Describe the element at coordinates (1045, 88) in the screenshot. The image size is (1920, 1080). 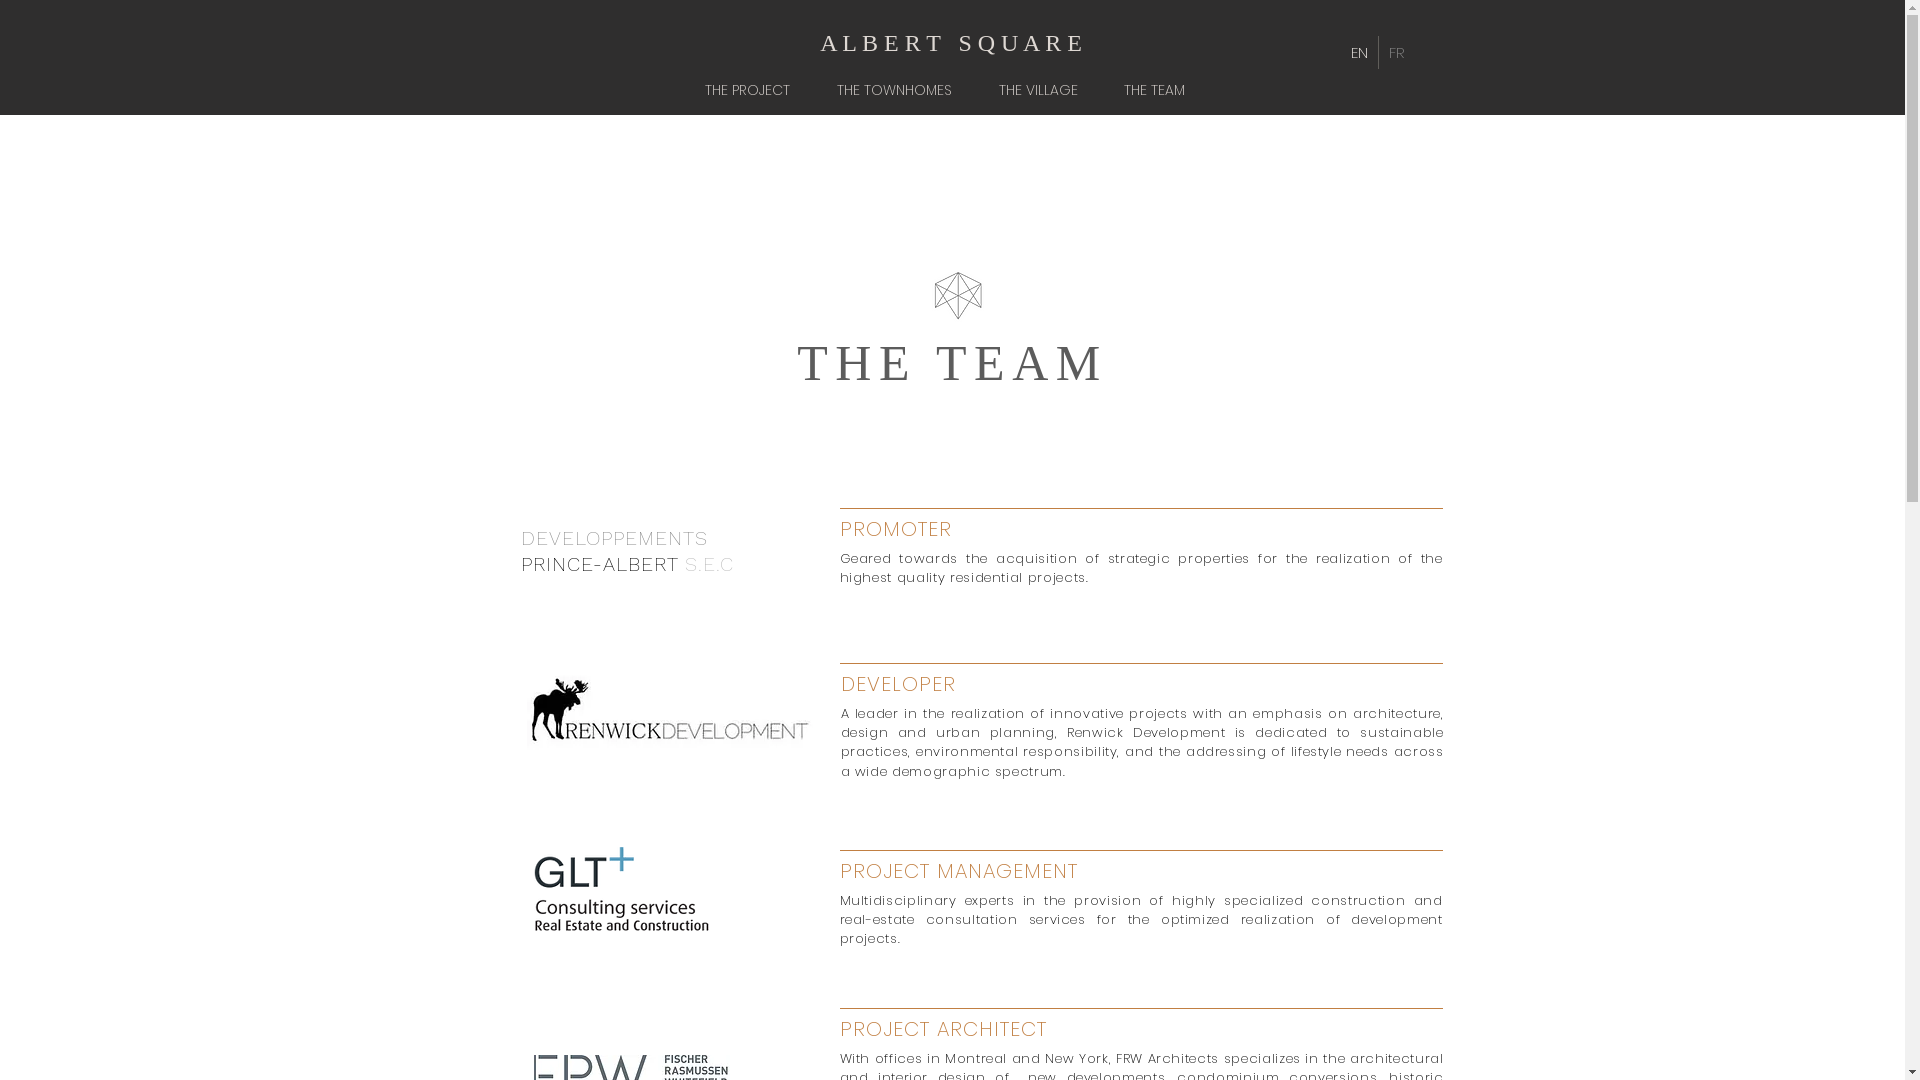
I see `'THE VILLAGE'` at that location.